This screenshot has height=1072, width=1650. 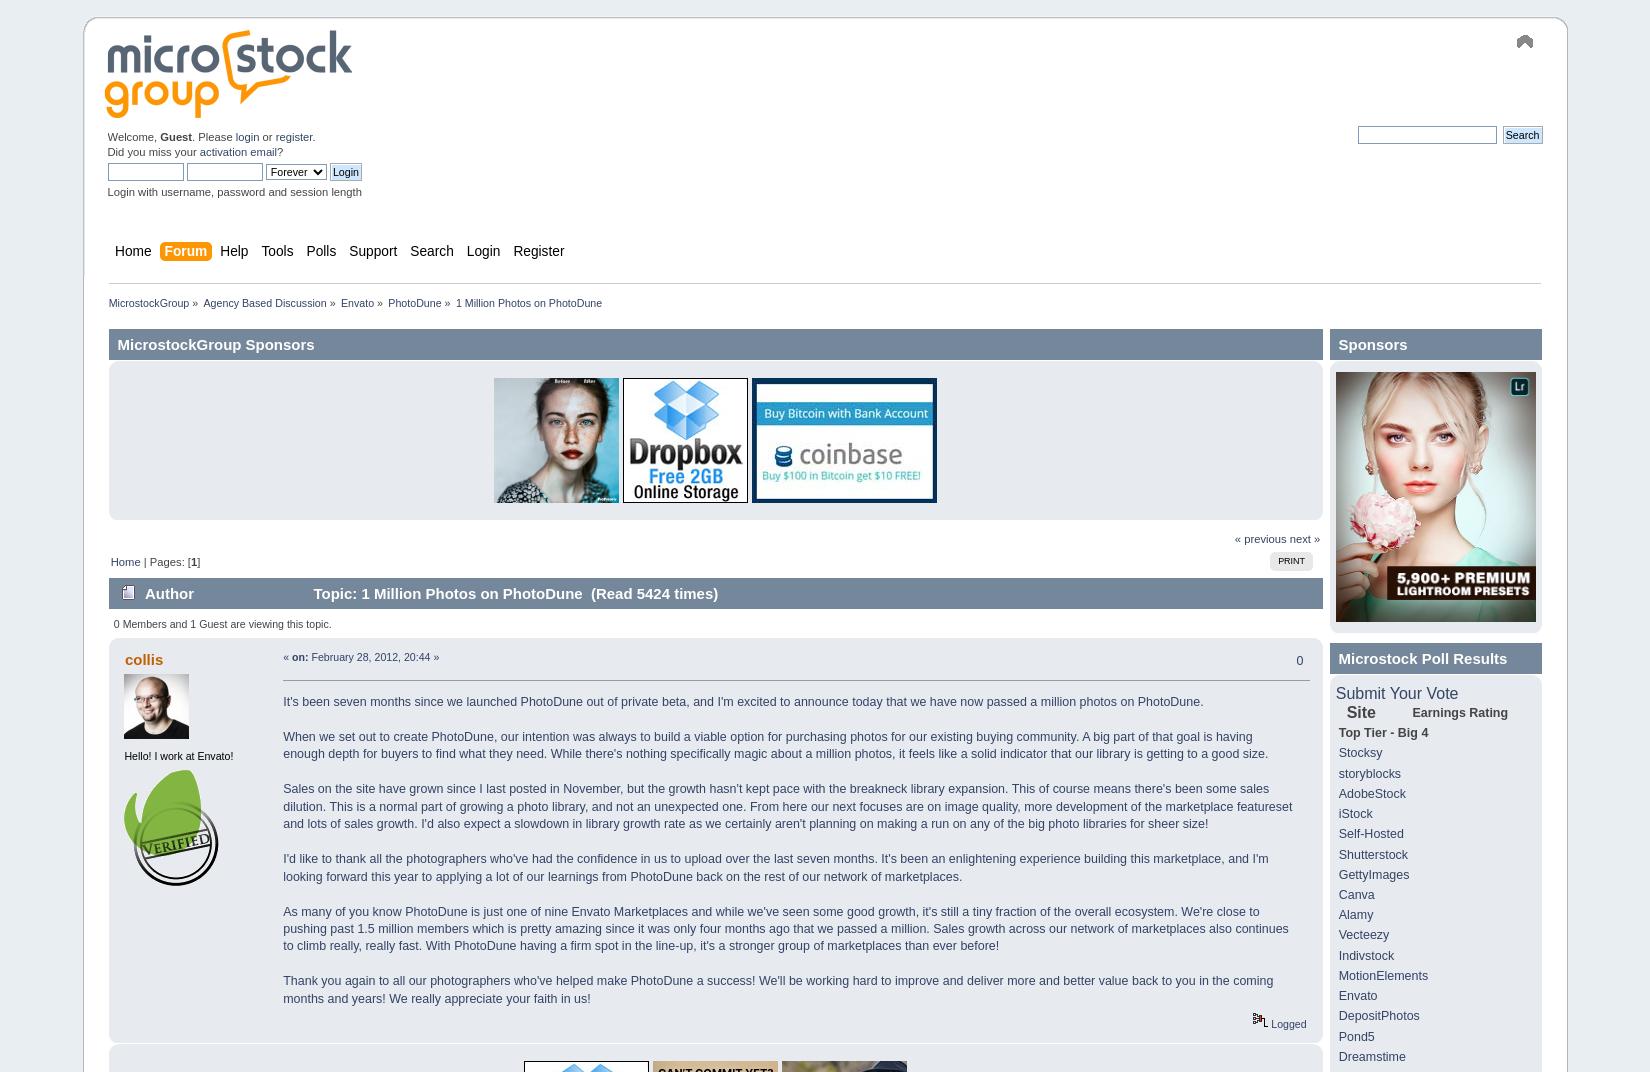 I want to click on 'GettyImages', so click(x=1372, y=874).